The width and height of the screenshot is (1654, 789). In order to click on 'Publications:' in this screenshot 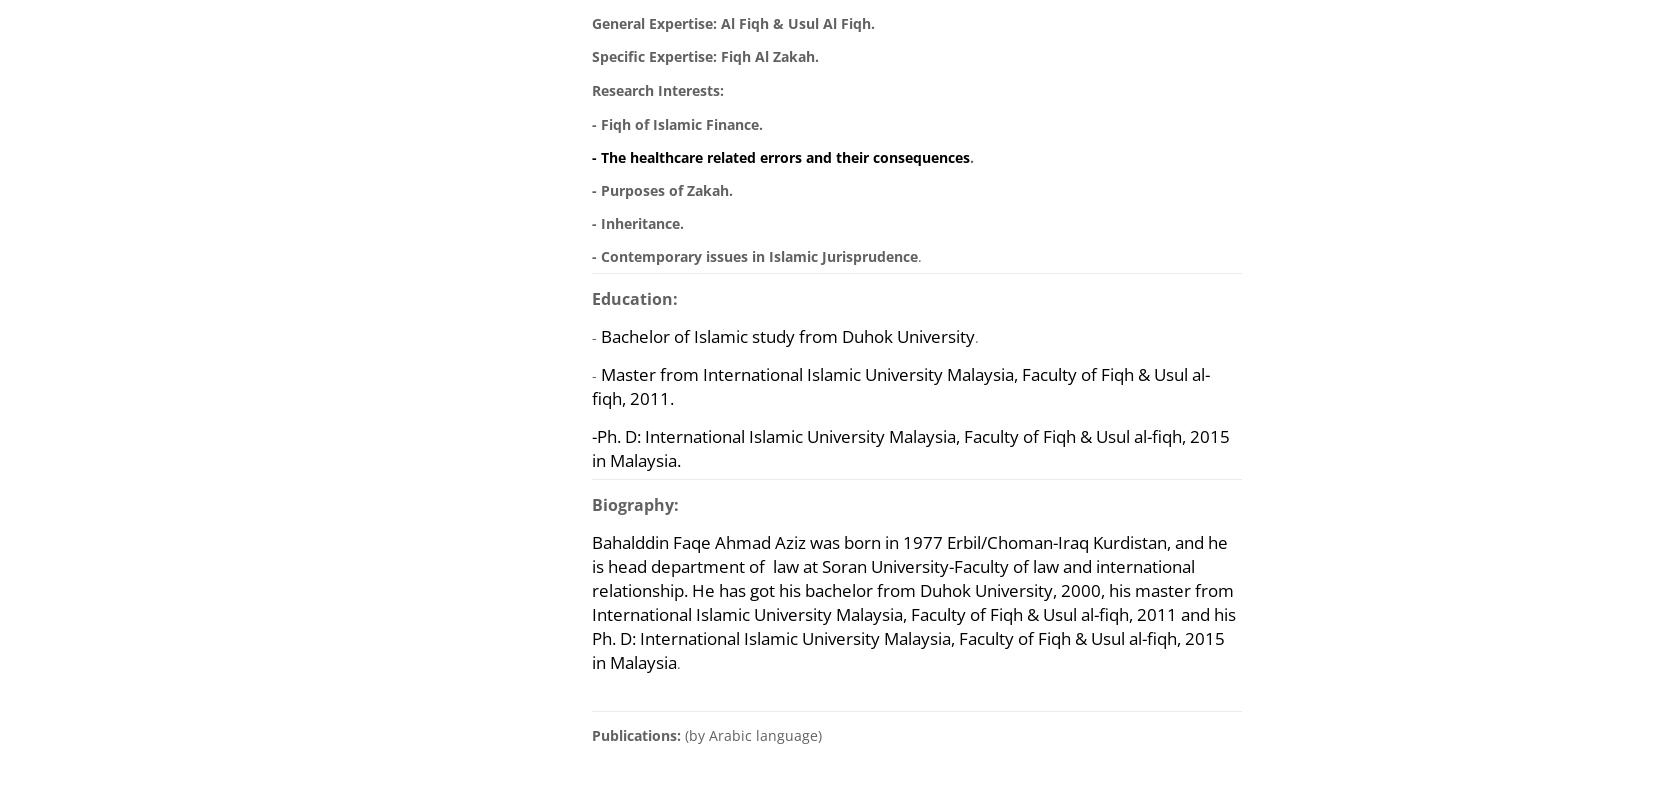, I will do `click(638, 735)`.